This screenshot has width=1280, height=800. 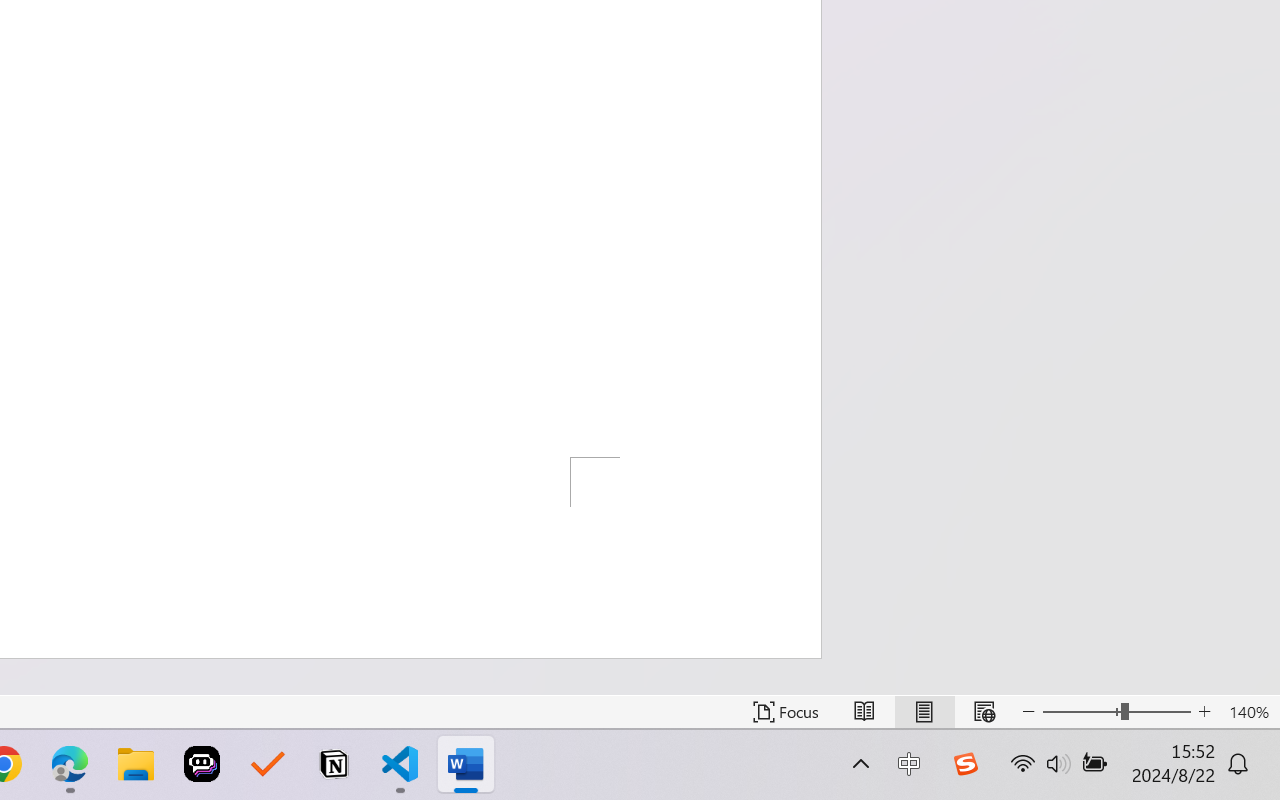 What do you see at coordinates (1248, 711) in the screenshot?
I see `'Zoom 140%'` at bounding box center [1248, 711].